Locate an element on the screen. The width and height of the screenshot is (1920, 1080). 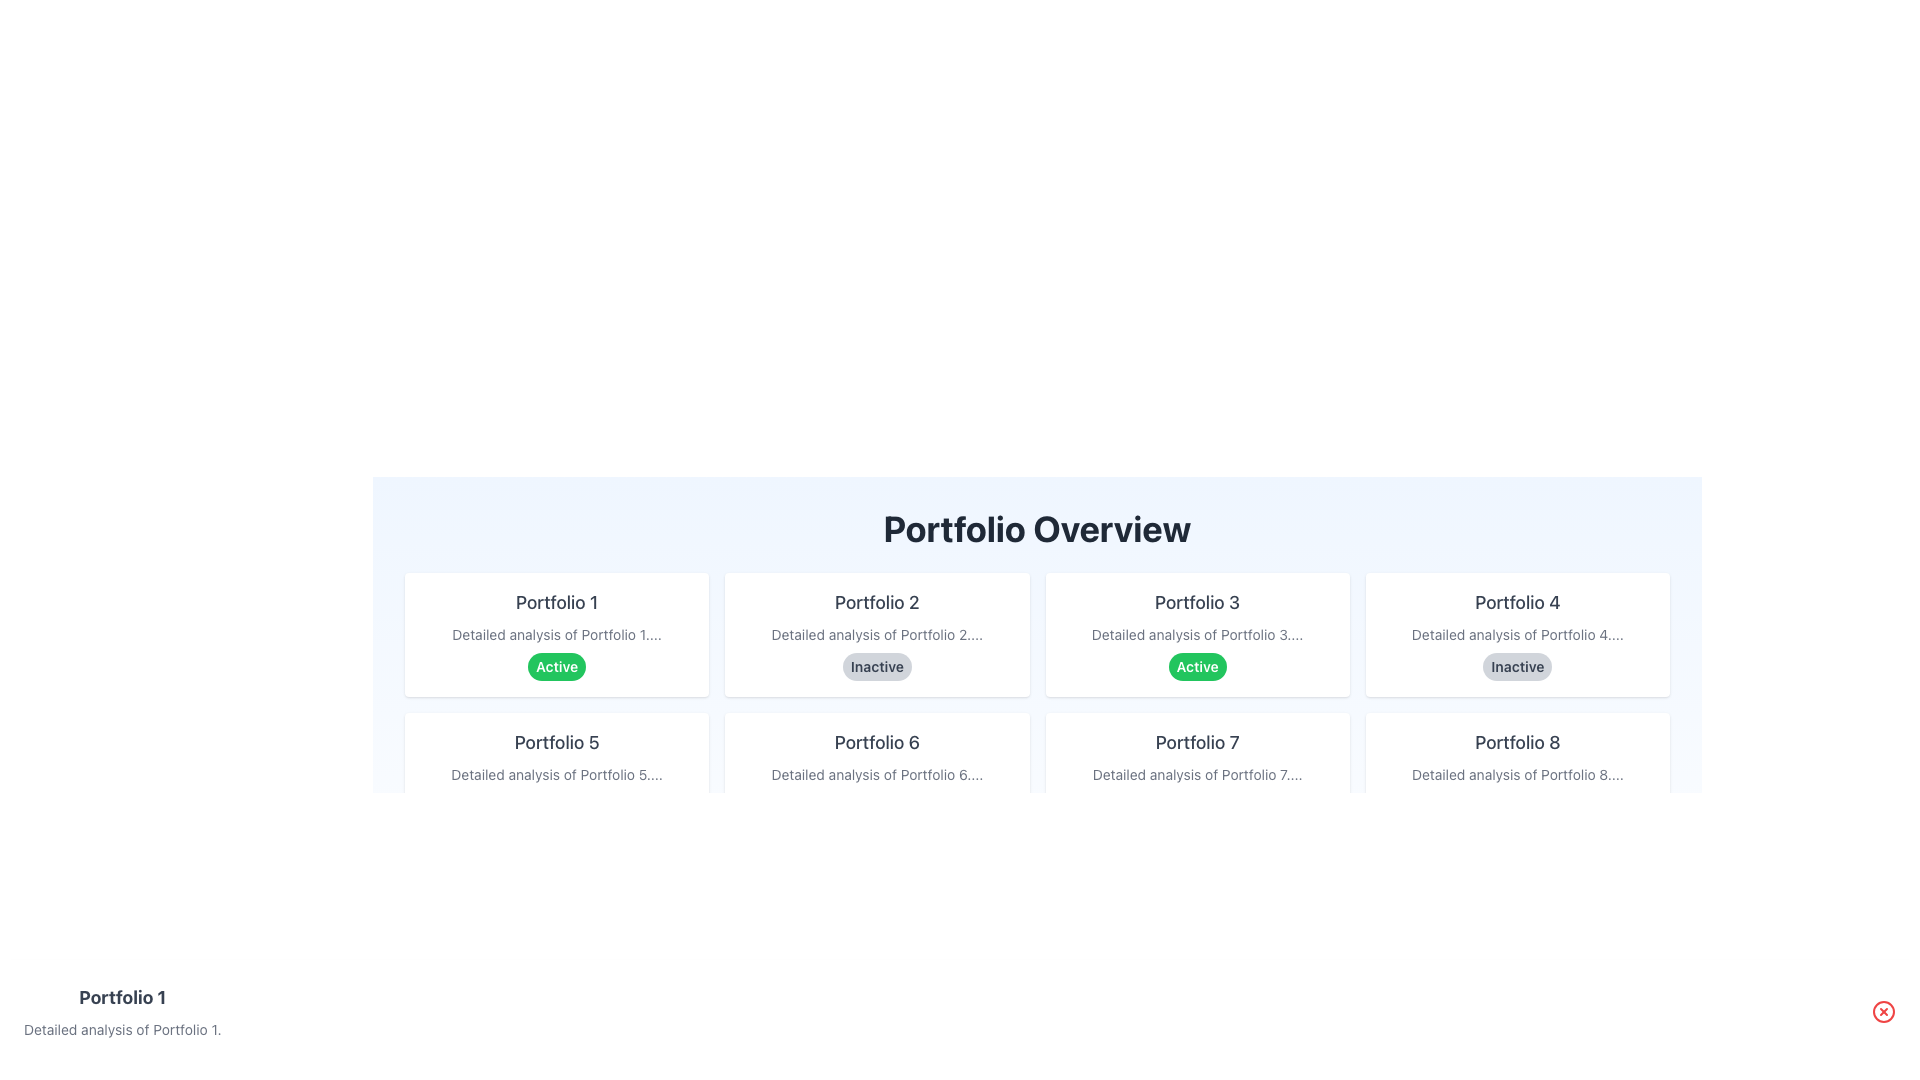
the red circular button with a white 'X' icon located at the top-right corner of the 'Portfolio 1' section is located at coordinates (1882, 1011).